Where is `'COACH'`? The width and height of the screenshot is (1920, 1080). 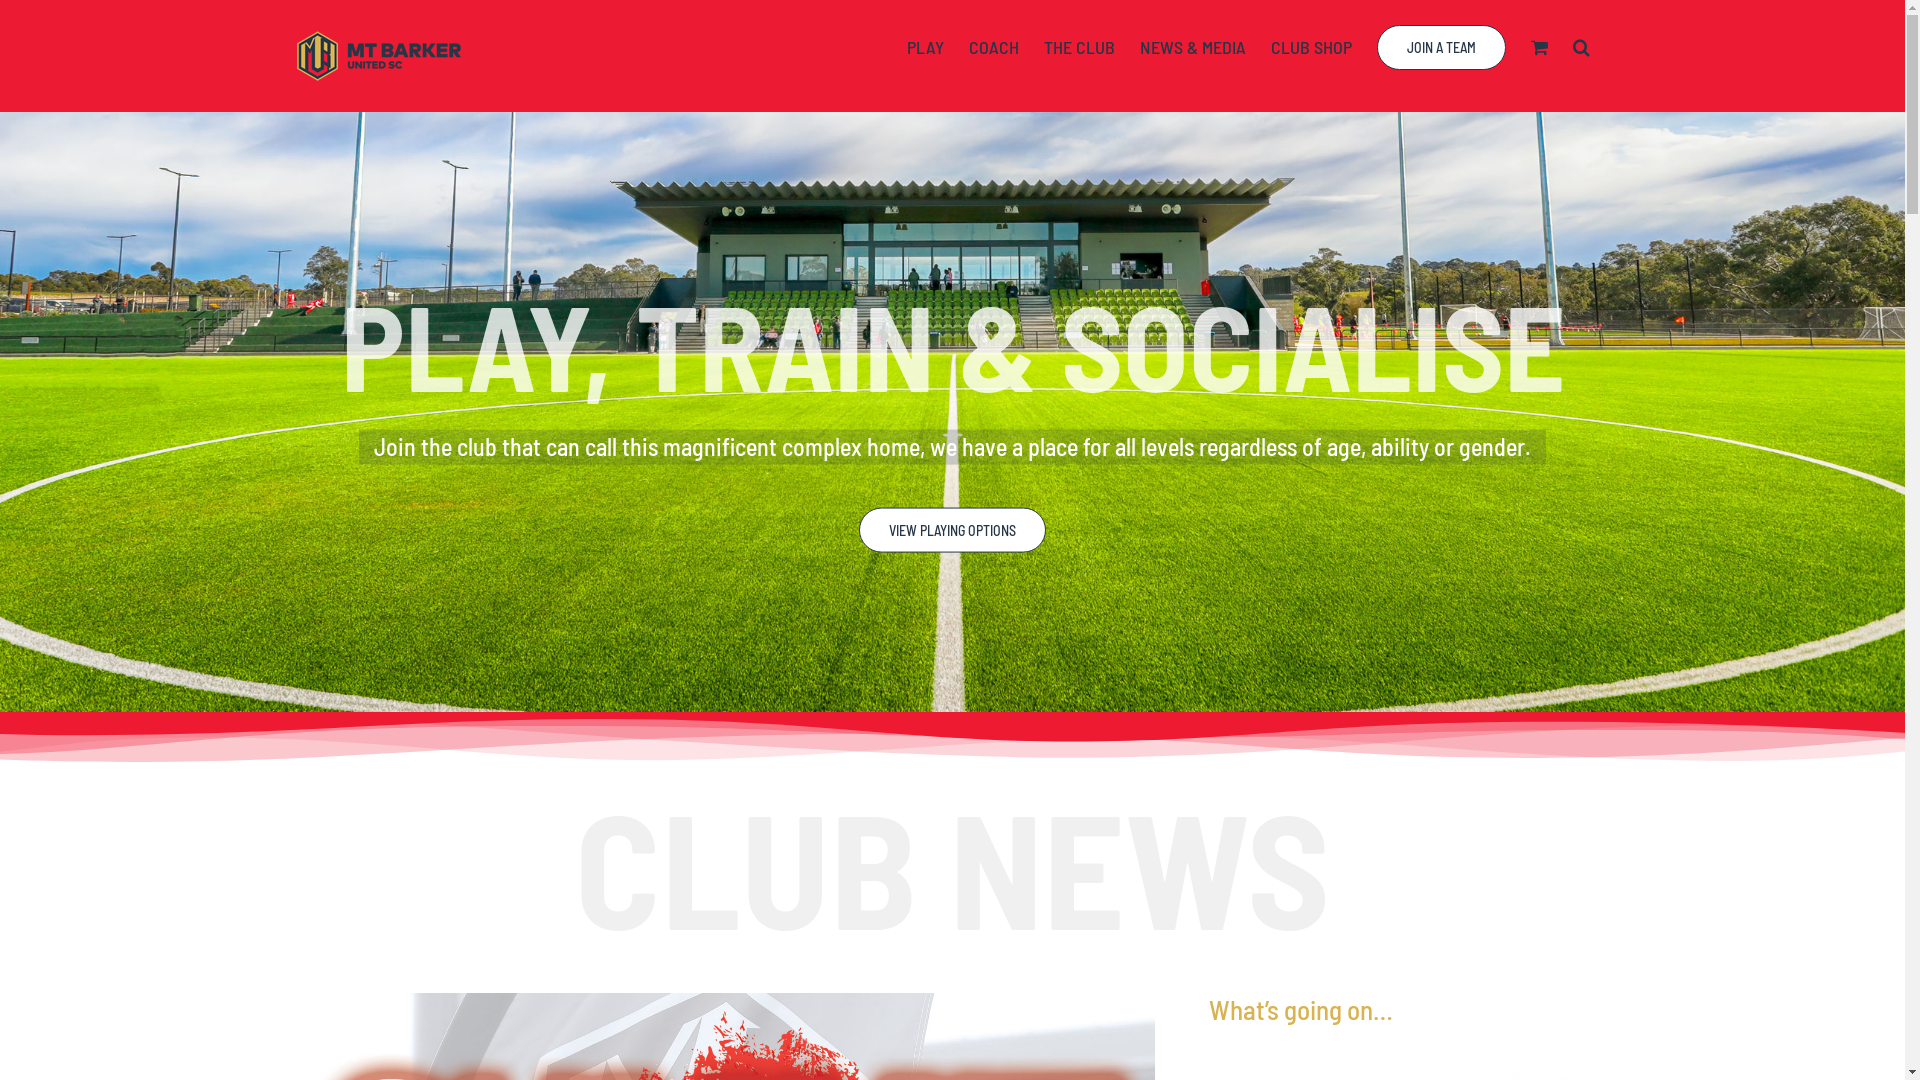 'COACH' is located at coordinates (969, 45).